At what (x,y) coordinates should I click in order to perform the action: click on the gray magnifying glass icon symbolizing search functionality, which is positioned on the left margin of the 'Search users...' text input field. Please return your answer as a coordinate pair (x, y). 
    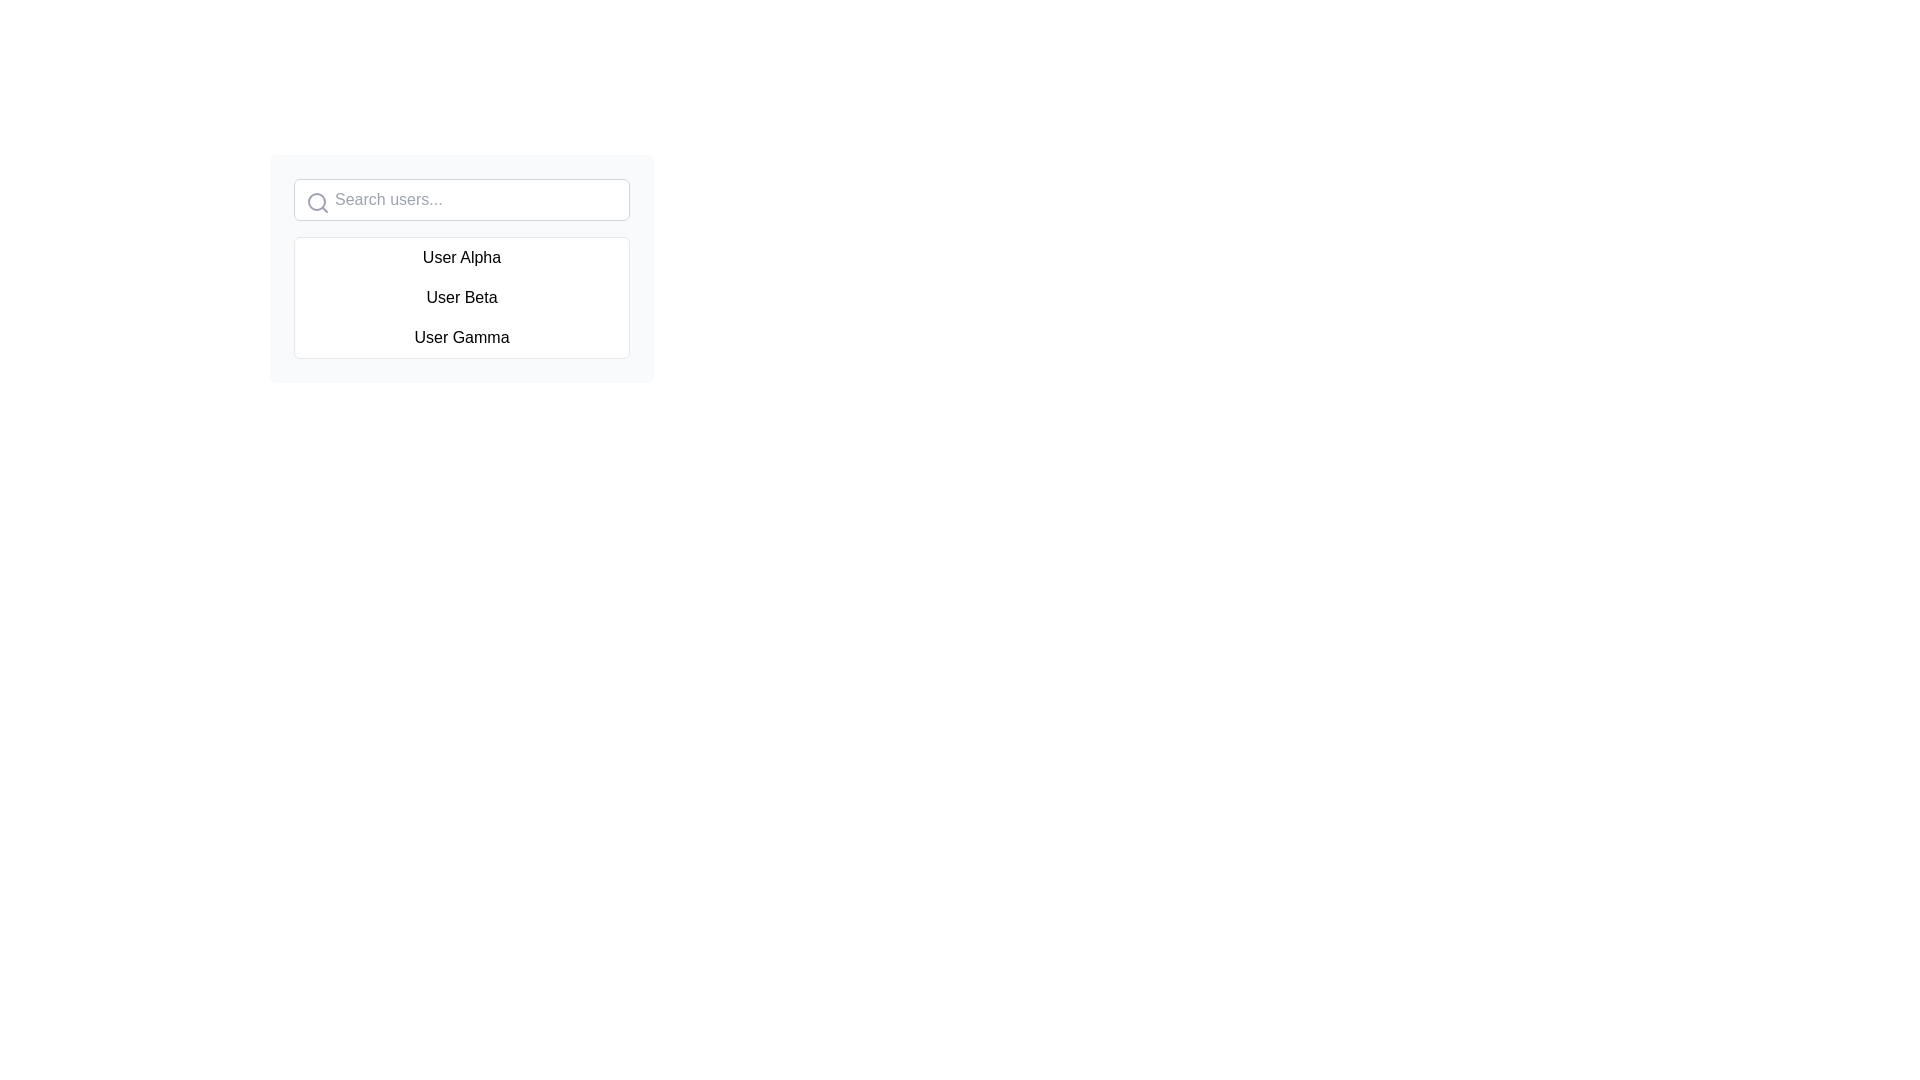
    Looking at the image, I should click on (316, 203).